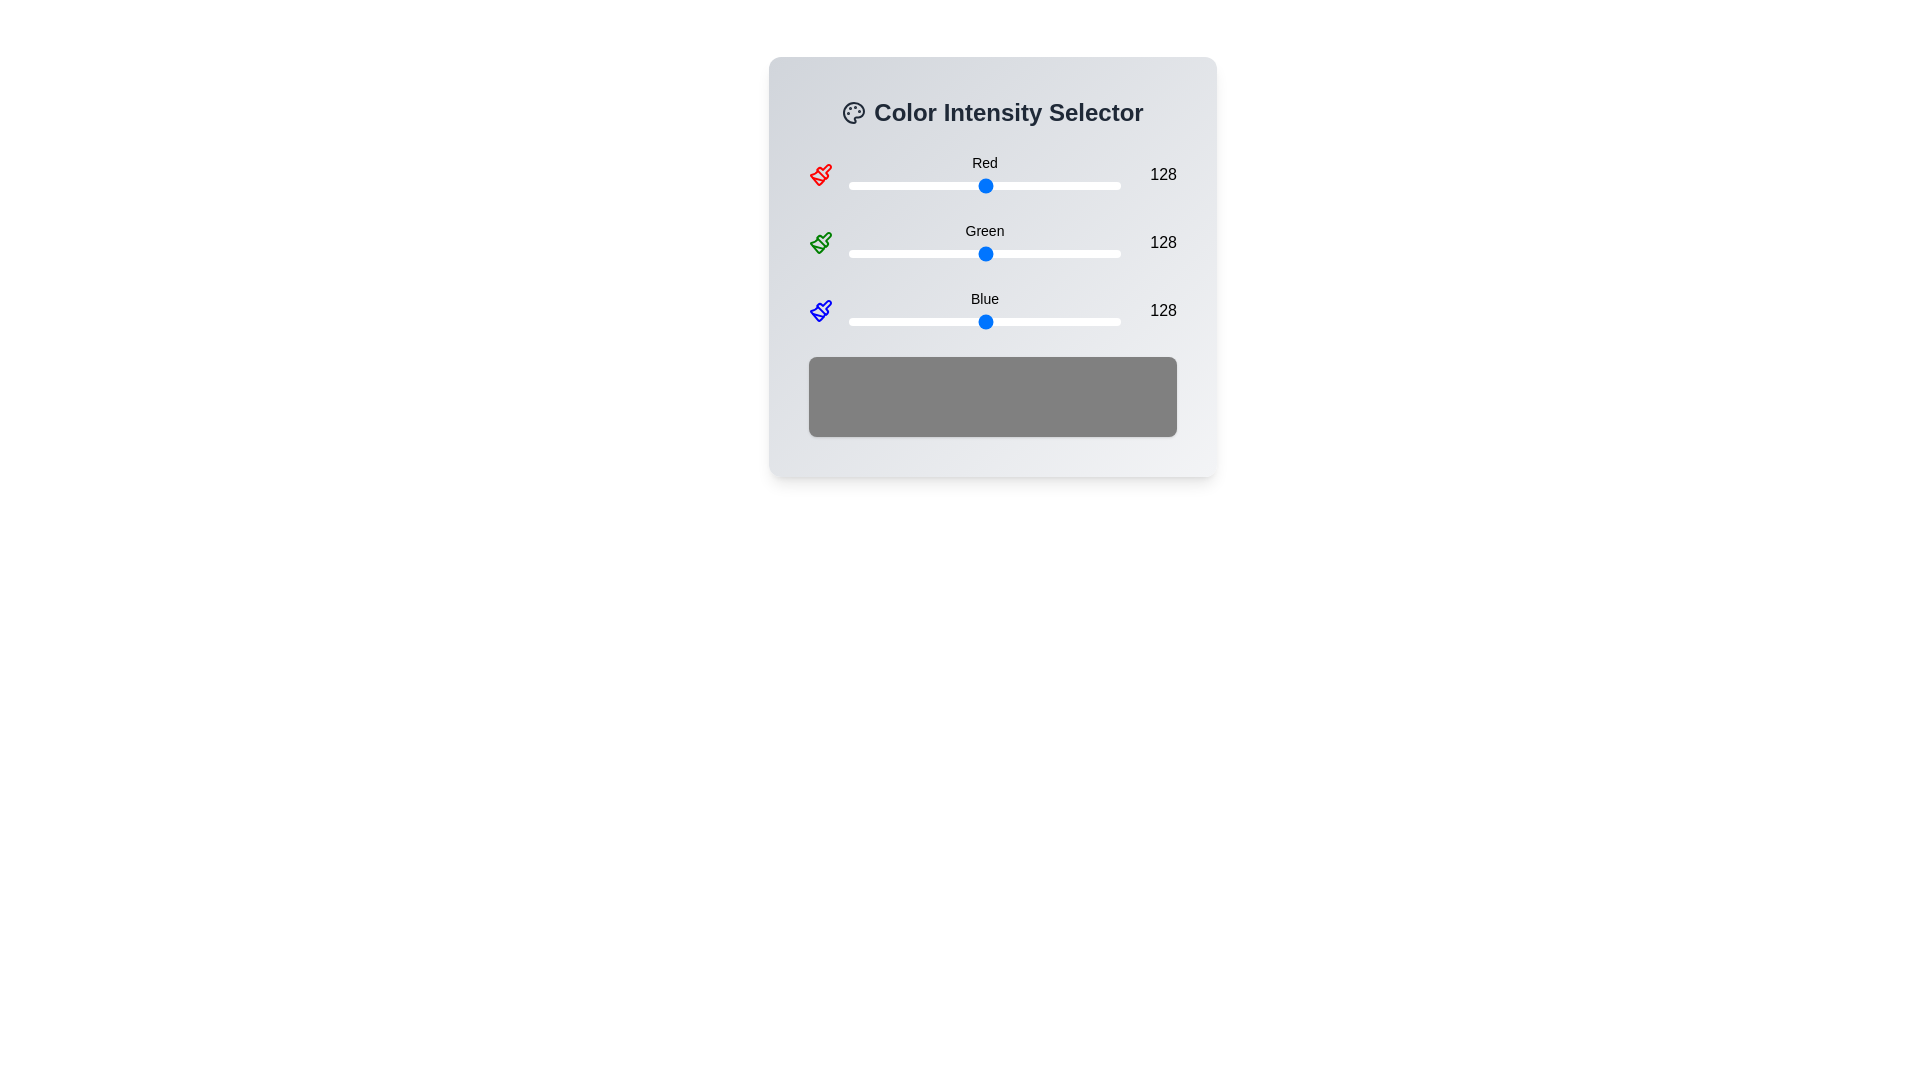 This screenshot has height=1080, width=1920. Describe the element at coordinates (1019, 253) in the screenshot. I see `green intensity` at that location.